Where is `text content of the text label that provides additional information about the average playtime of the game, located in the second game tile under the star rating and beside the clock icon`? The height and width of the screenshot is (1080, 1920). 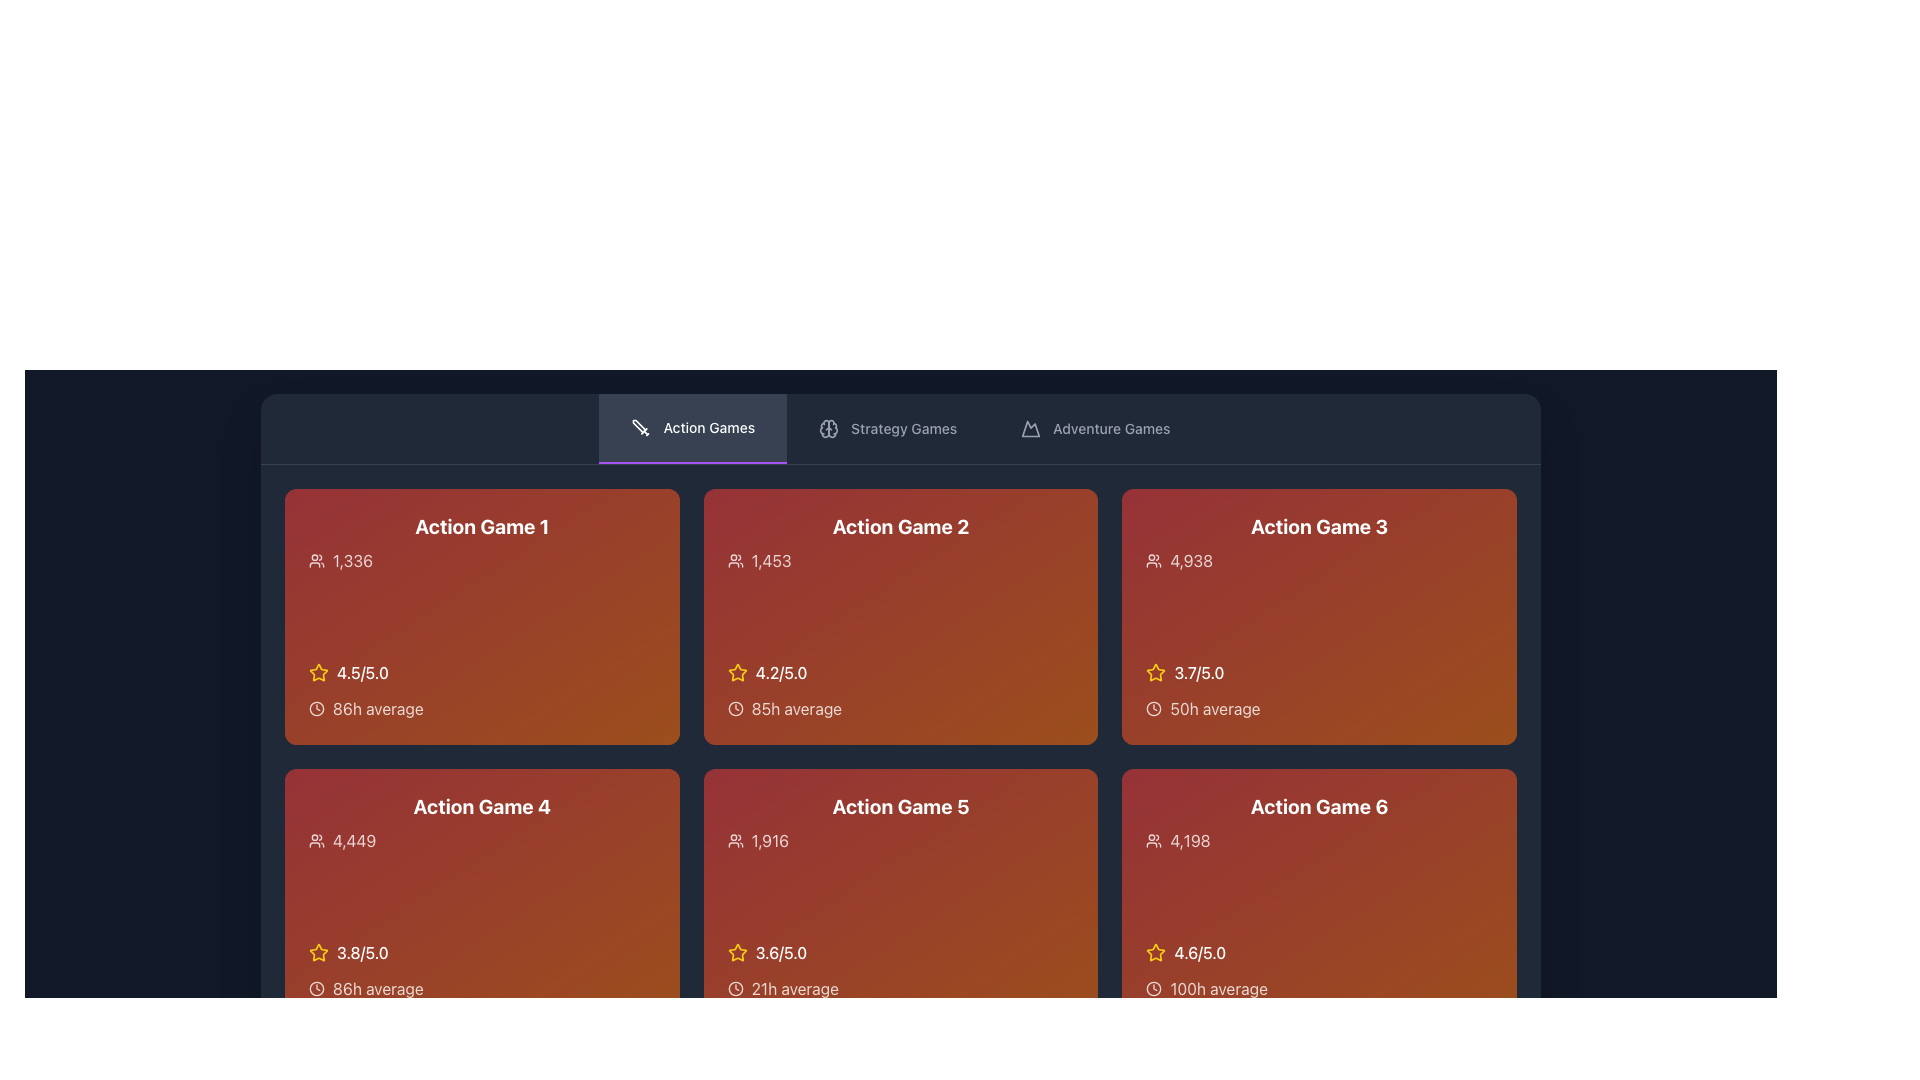 text content of the text label that provides additional information about the average playtime of the game, located in the second game tile under the star rating and beside the clock icon is located at coordinates (795, 708).